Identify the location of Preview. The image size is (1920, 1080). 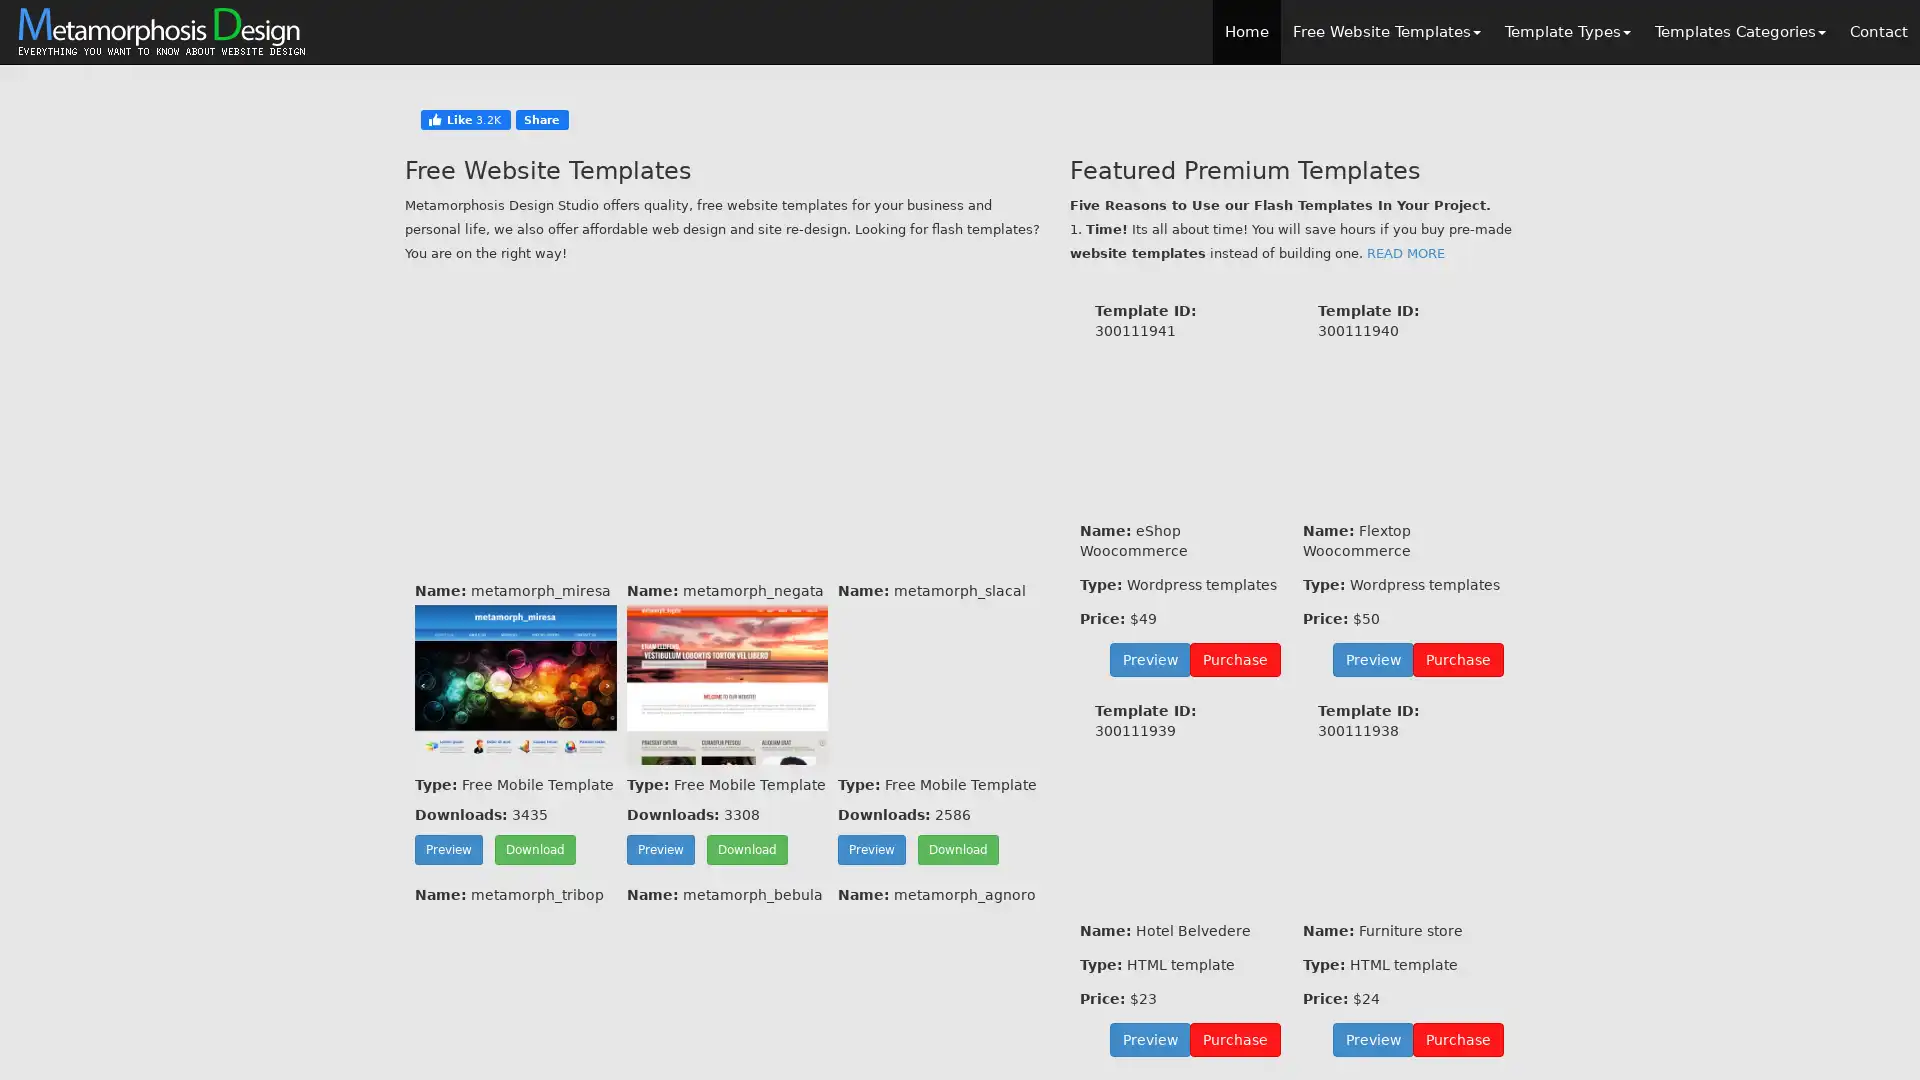
(1371, 1039).